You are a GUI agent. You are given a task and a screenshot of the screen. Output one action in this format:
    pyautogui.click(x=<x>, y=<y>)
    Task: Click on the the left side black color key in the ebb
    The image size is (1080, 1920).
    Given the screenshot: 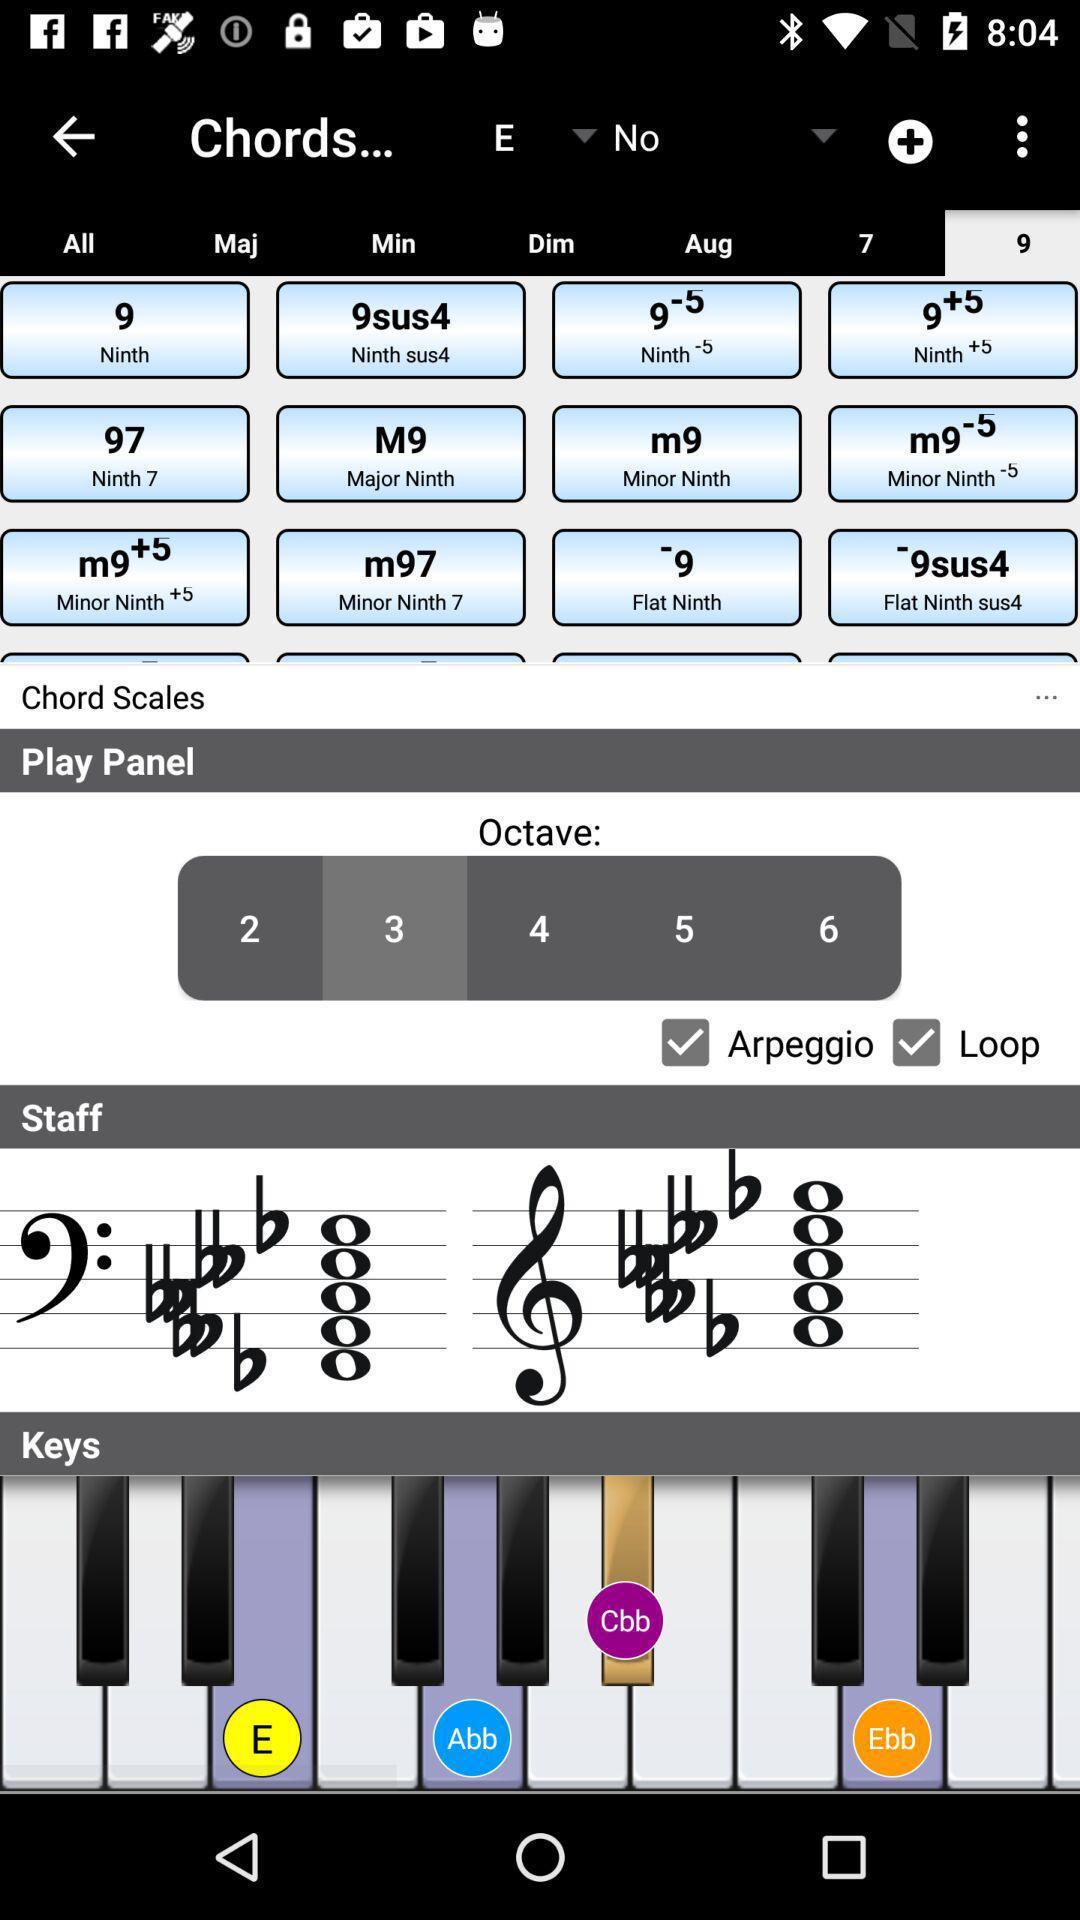 What is the action you would take?
    pyautogui.click(x=837, y=1579)
    